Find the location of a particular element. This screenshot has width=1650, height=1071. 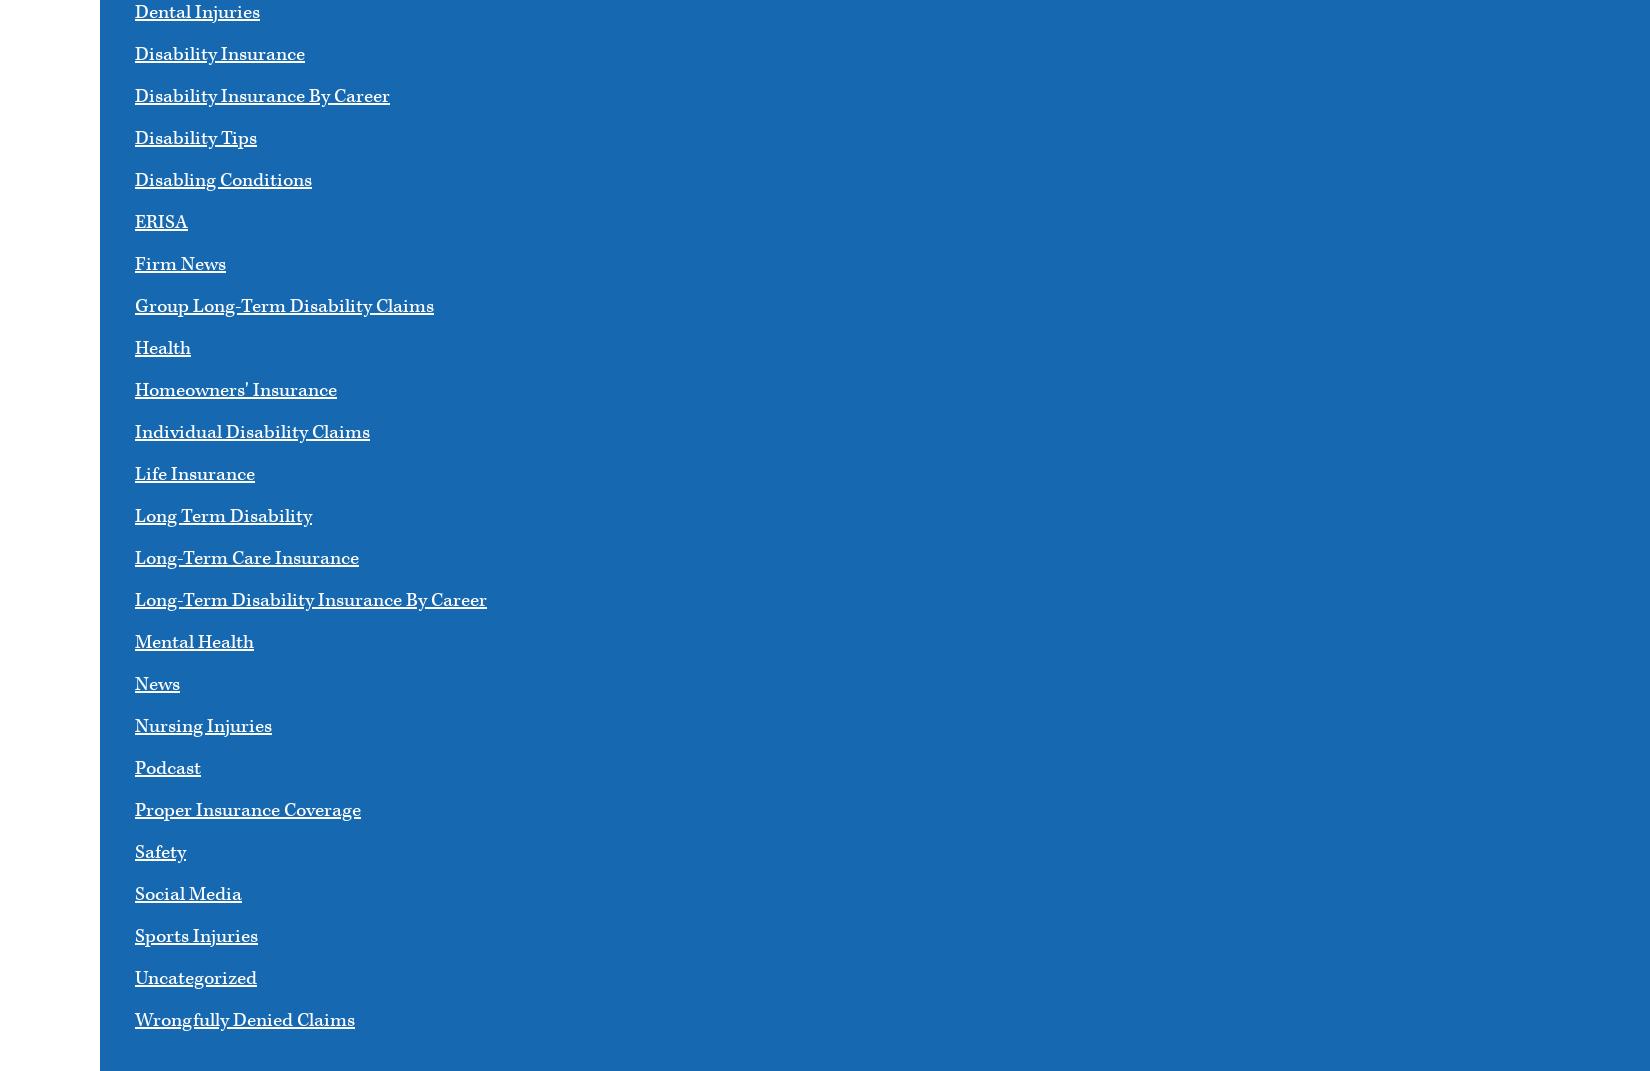

'Mental Health' is located at coordinates (194, 641).